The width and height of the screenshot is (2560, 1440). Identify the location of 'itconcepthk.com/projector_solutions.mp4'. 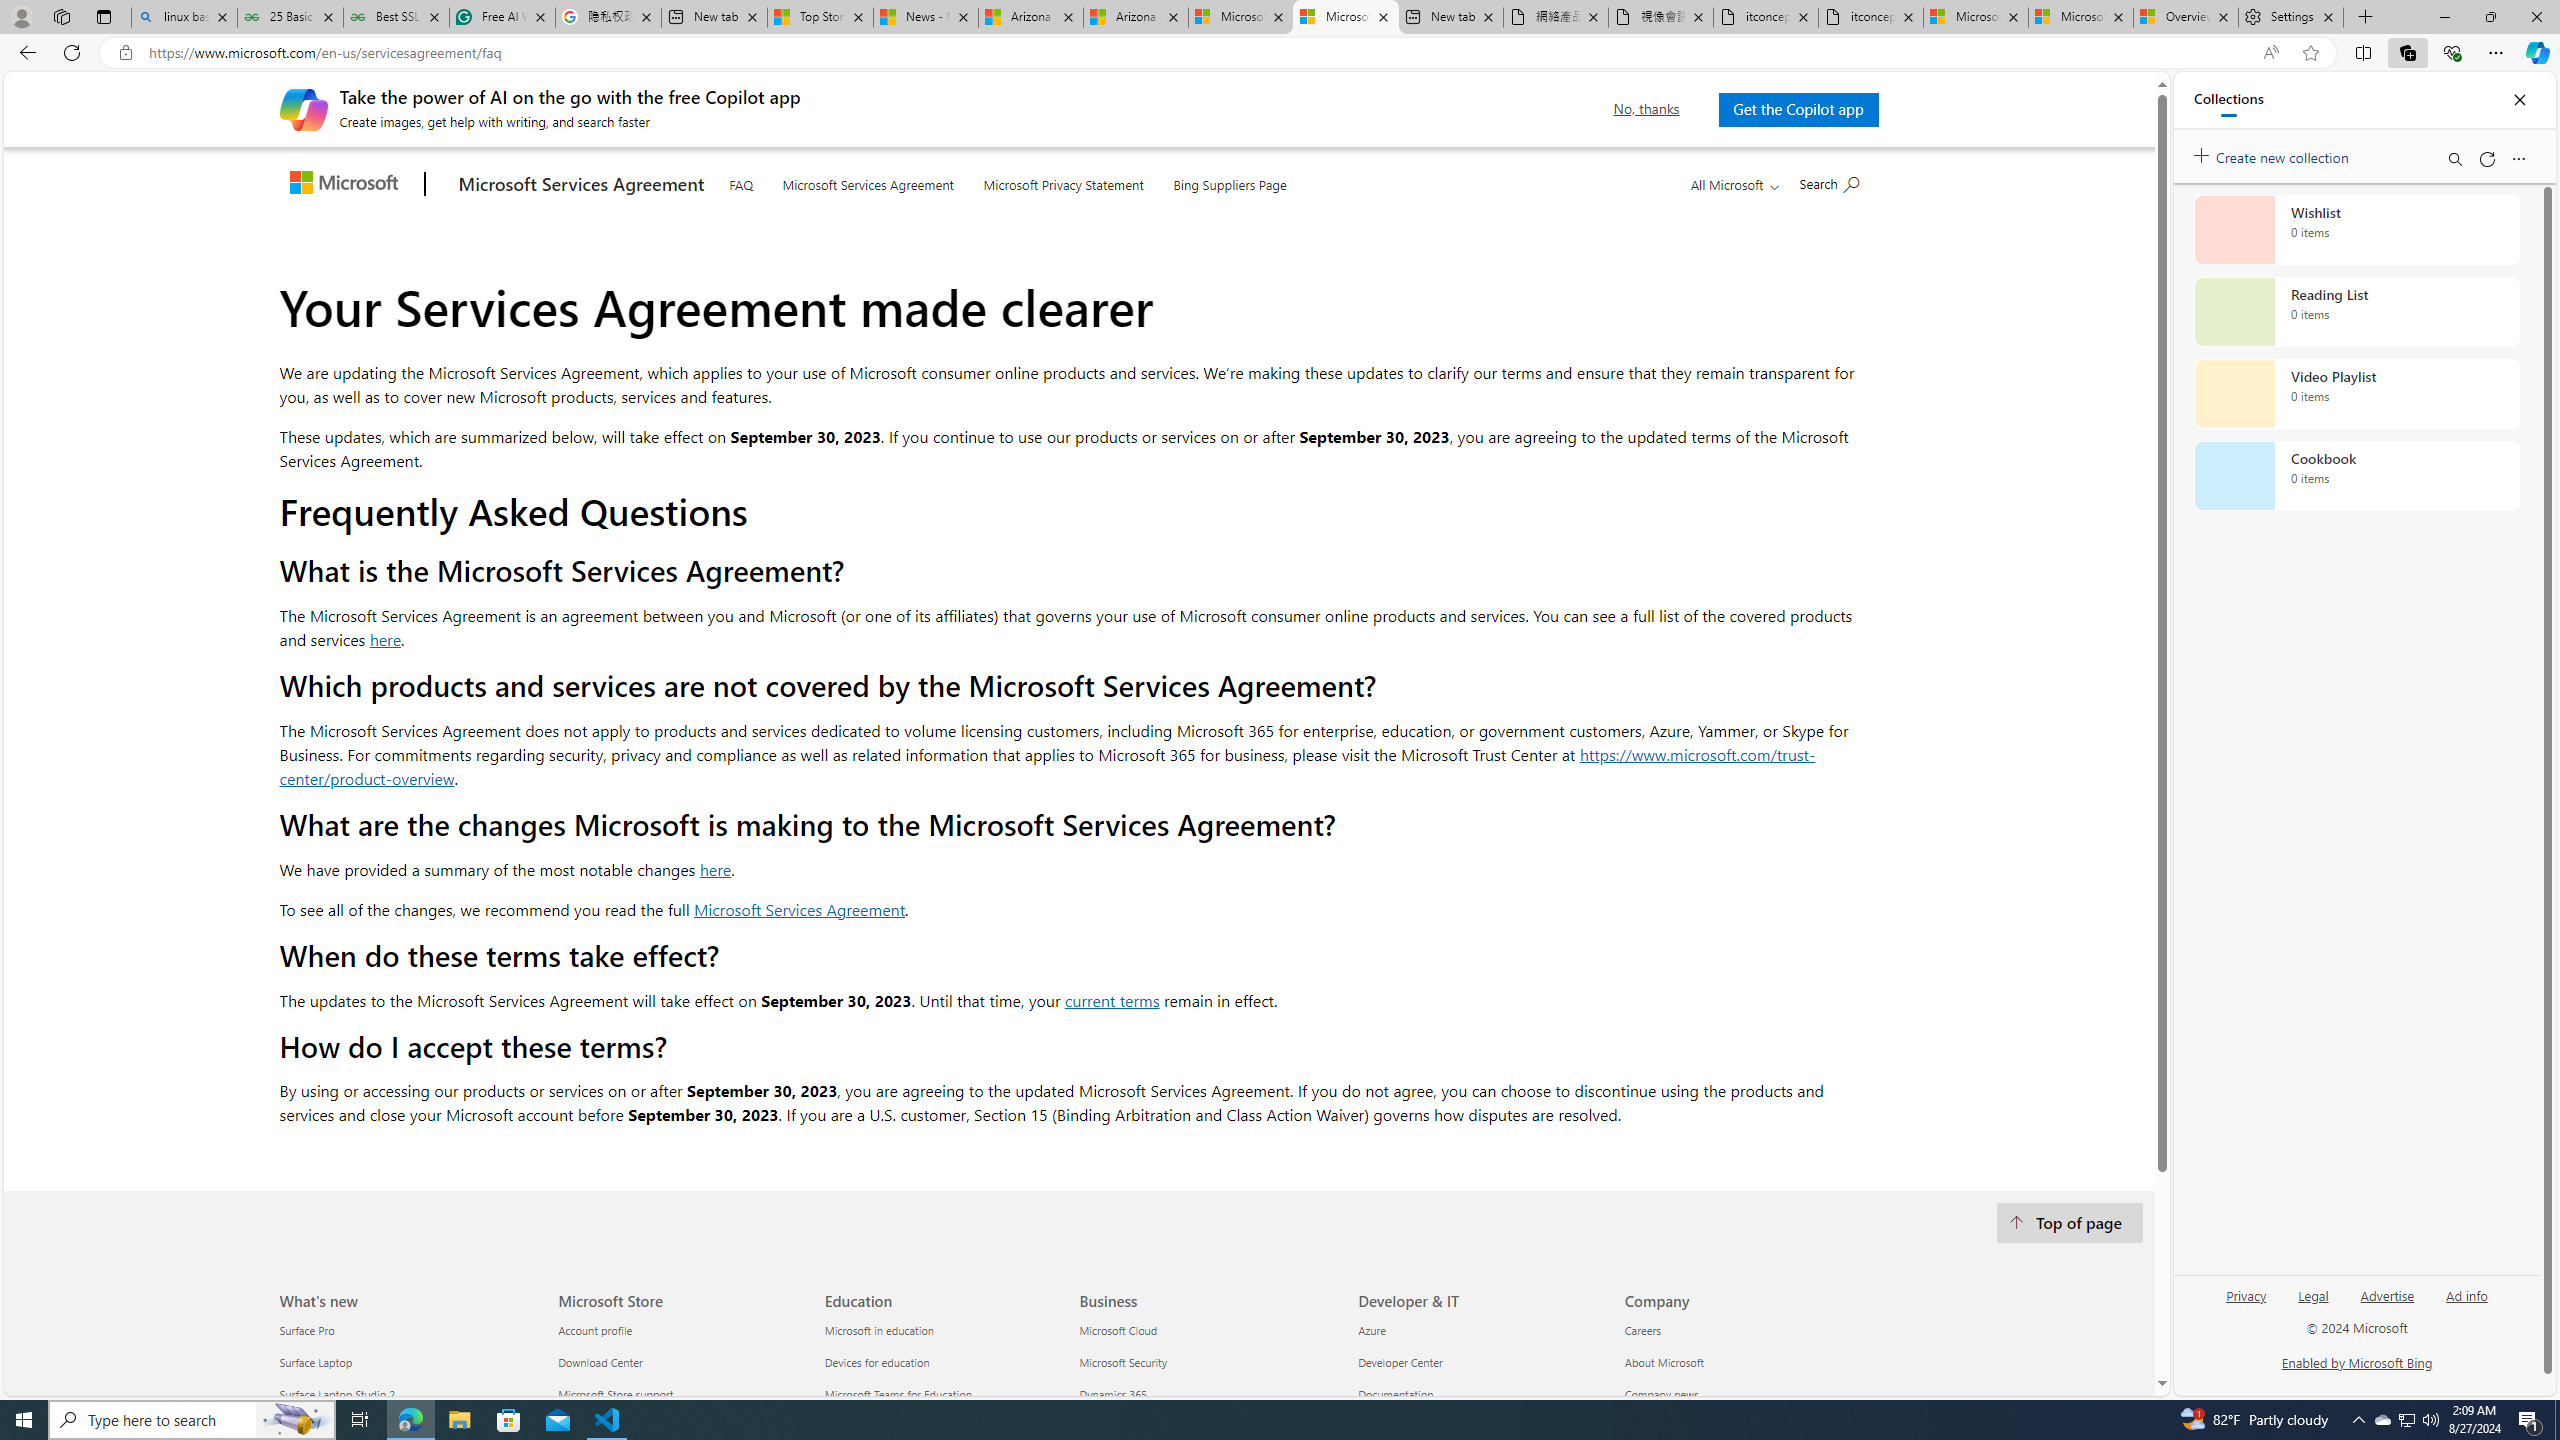
(1871, 16).